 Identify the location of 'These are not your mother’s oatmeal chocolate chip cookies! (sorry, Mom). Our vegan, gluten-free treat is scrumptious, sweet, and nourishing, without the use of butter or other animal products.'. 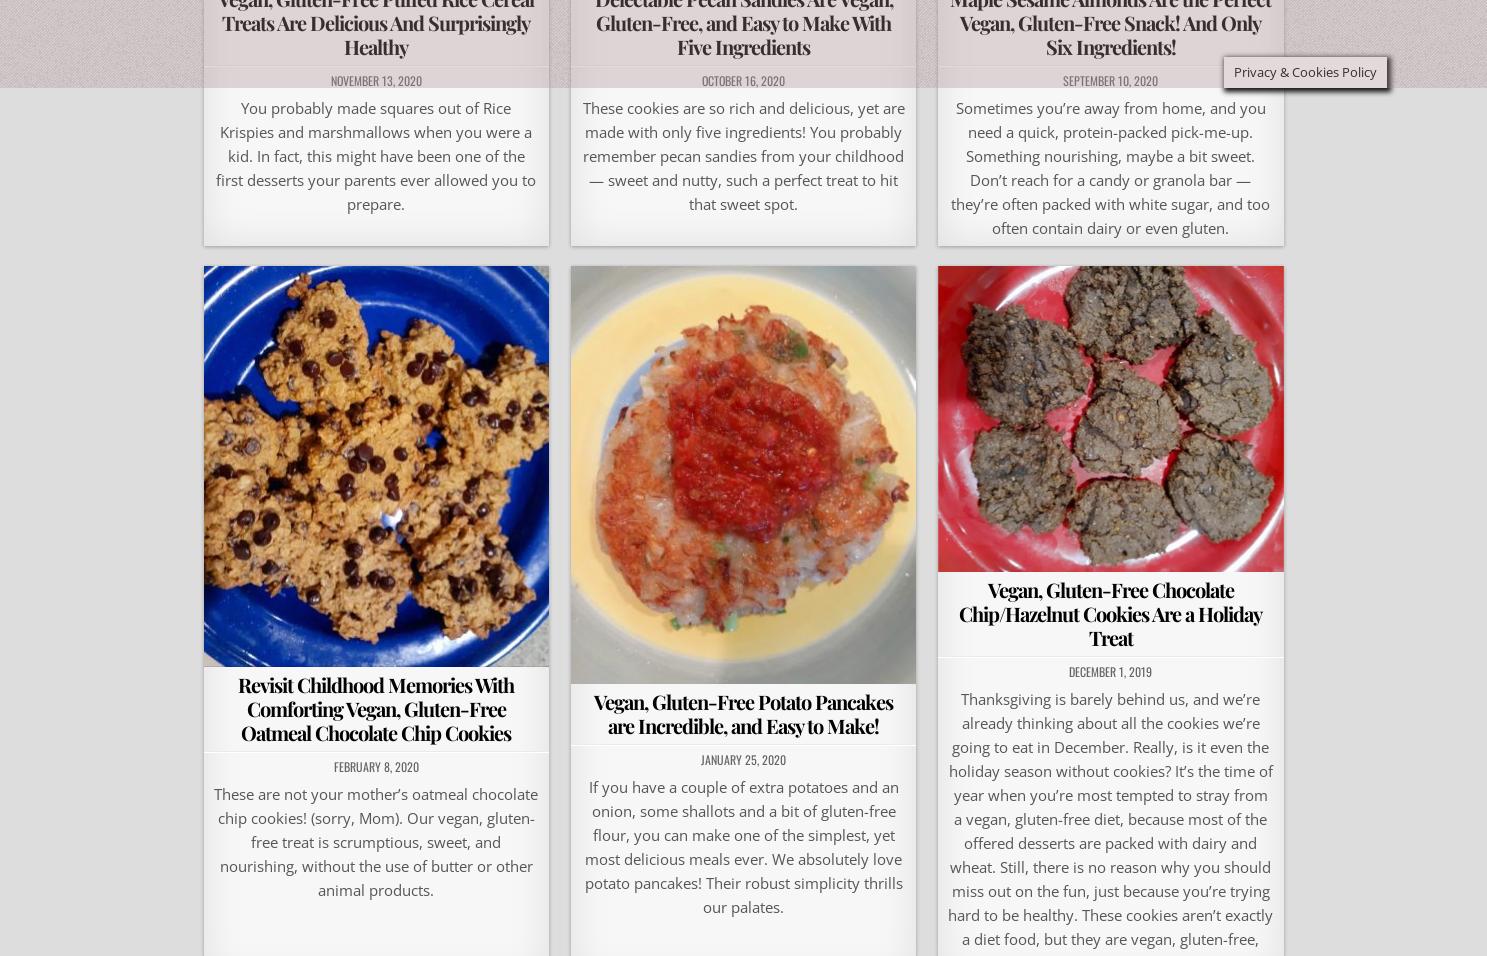
(376, 840).